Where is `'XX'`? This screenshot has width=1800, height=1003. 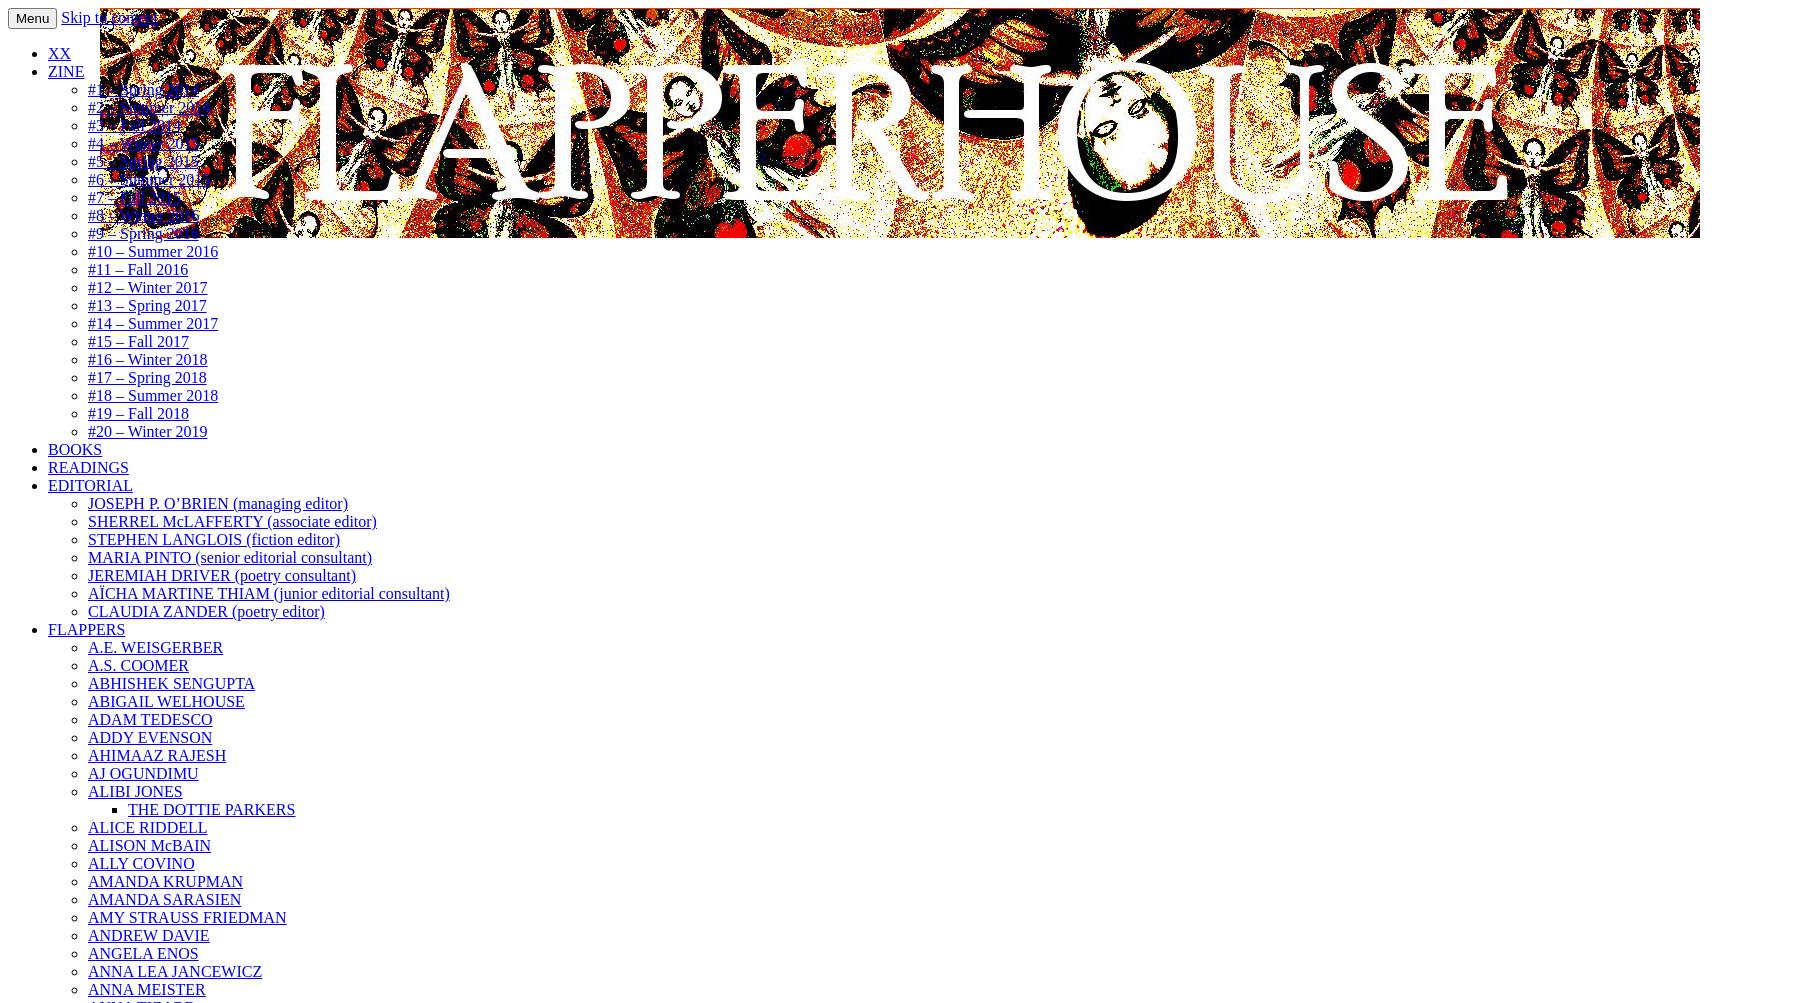
'XX' is located at coordinates (58, 53).